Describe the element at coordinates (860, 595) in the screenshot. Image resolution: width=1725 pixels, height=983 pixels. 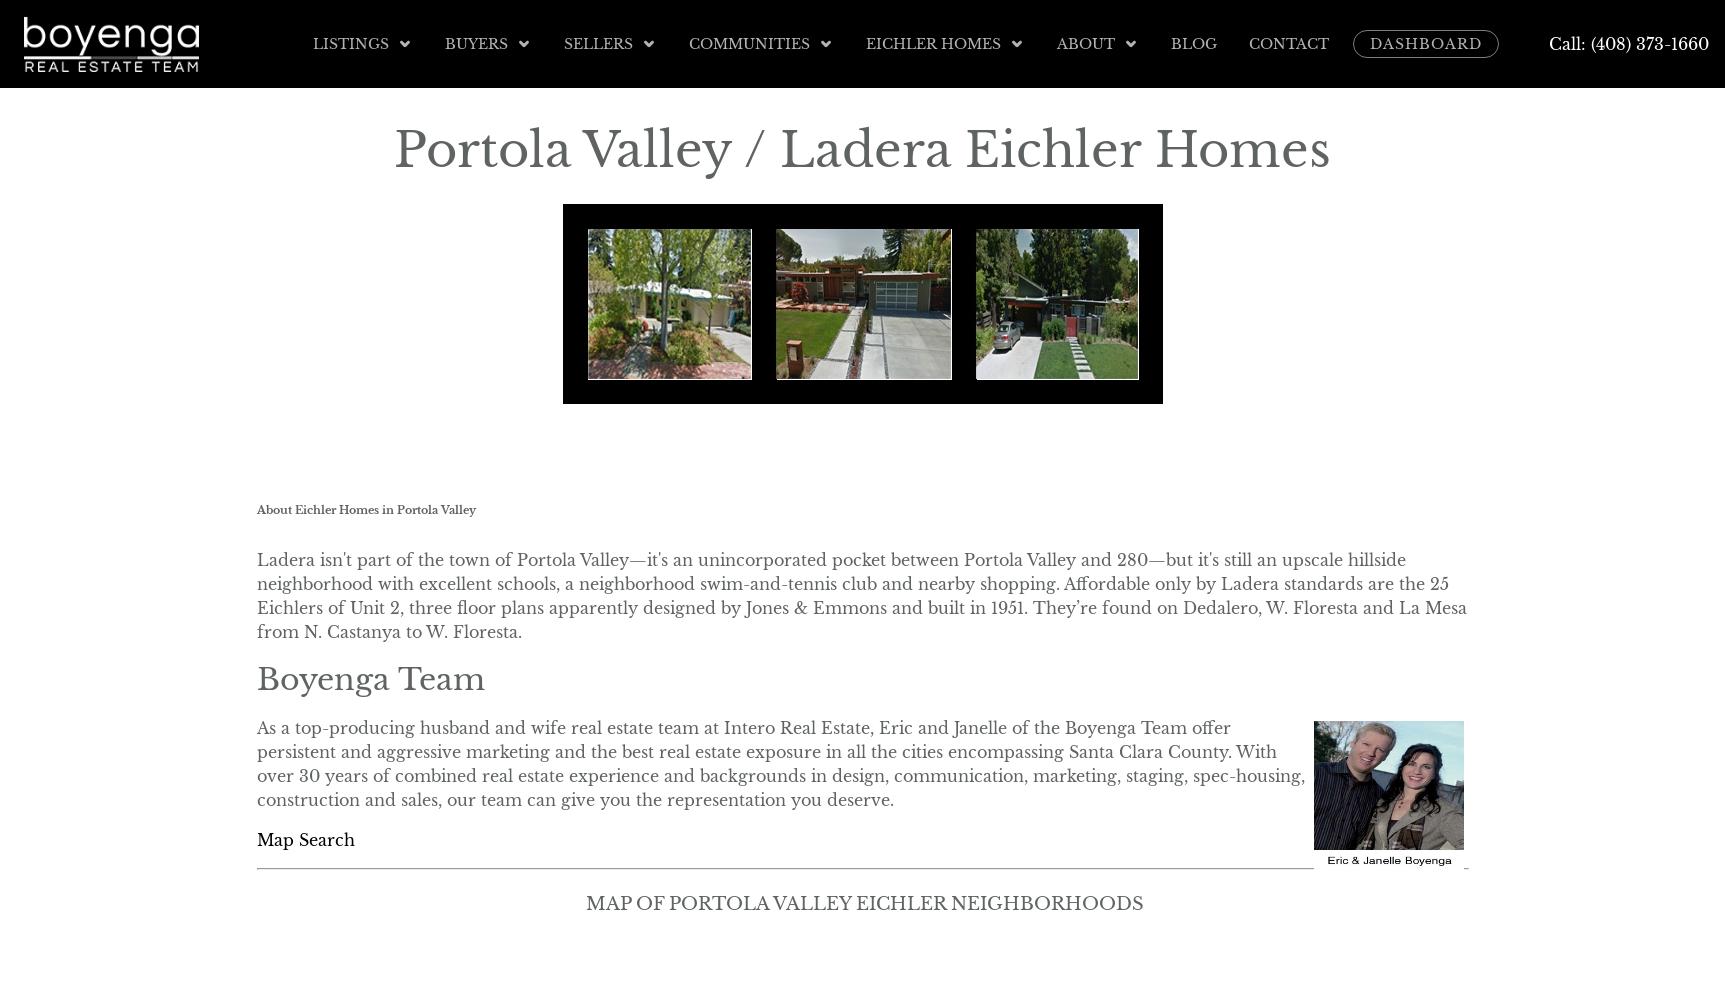
I see `'Ladera isn't part of the town of Portola Valley—it's an unincorporated pocket between Portola Valley and 280—but it's still an upscale hillside neighborhood with excellent schools, a neighborhood swim-and-tennis club and nearby shopping.  Affordable only by Ladera standards are the 25 Eichlers of Unit 2, three floor plans apparently designed by Jones & Emmons and built in 1951.  They’re found on Dedalero, W. Floresta and La Mesa from N. Castanya to W. Floresta.'` at that location.